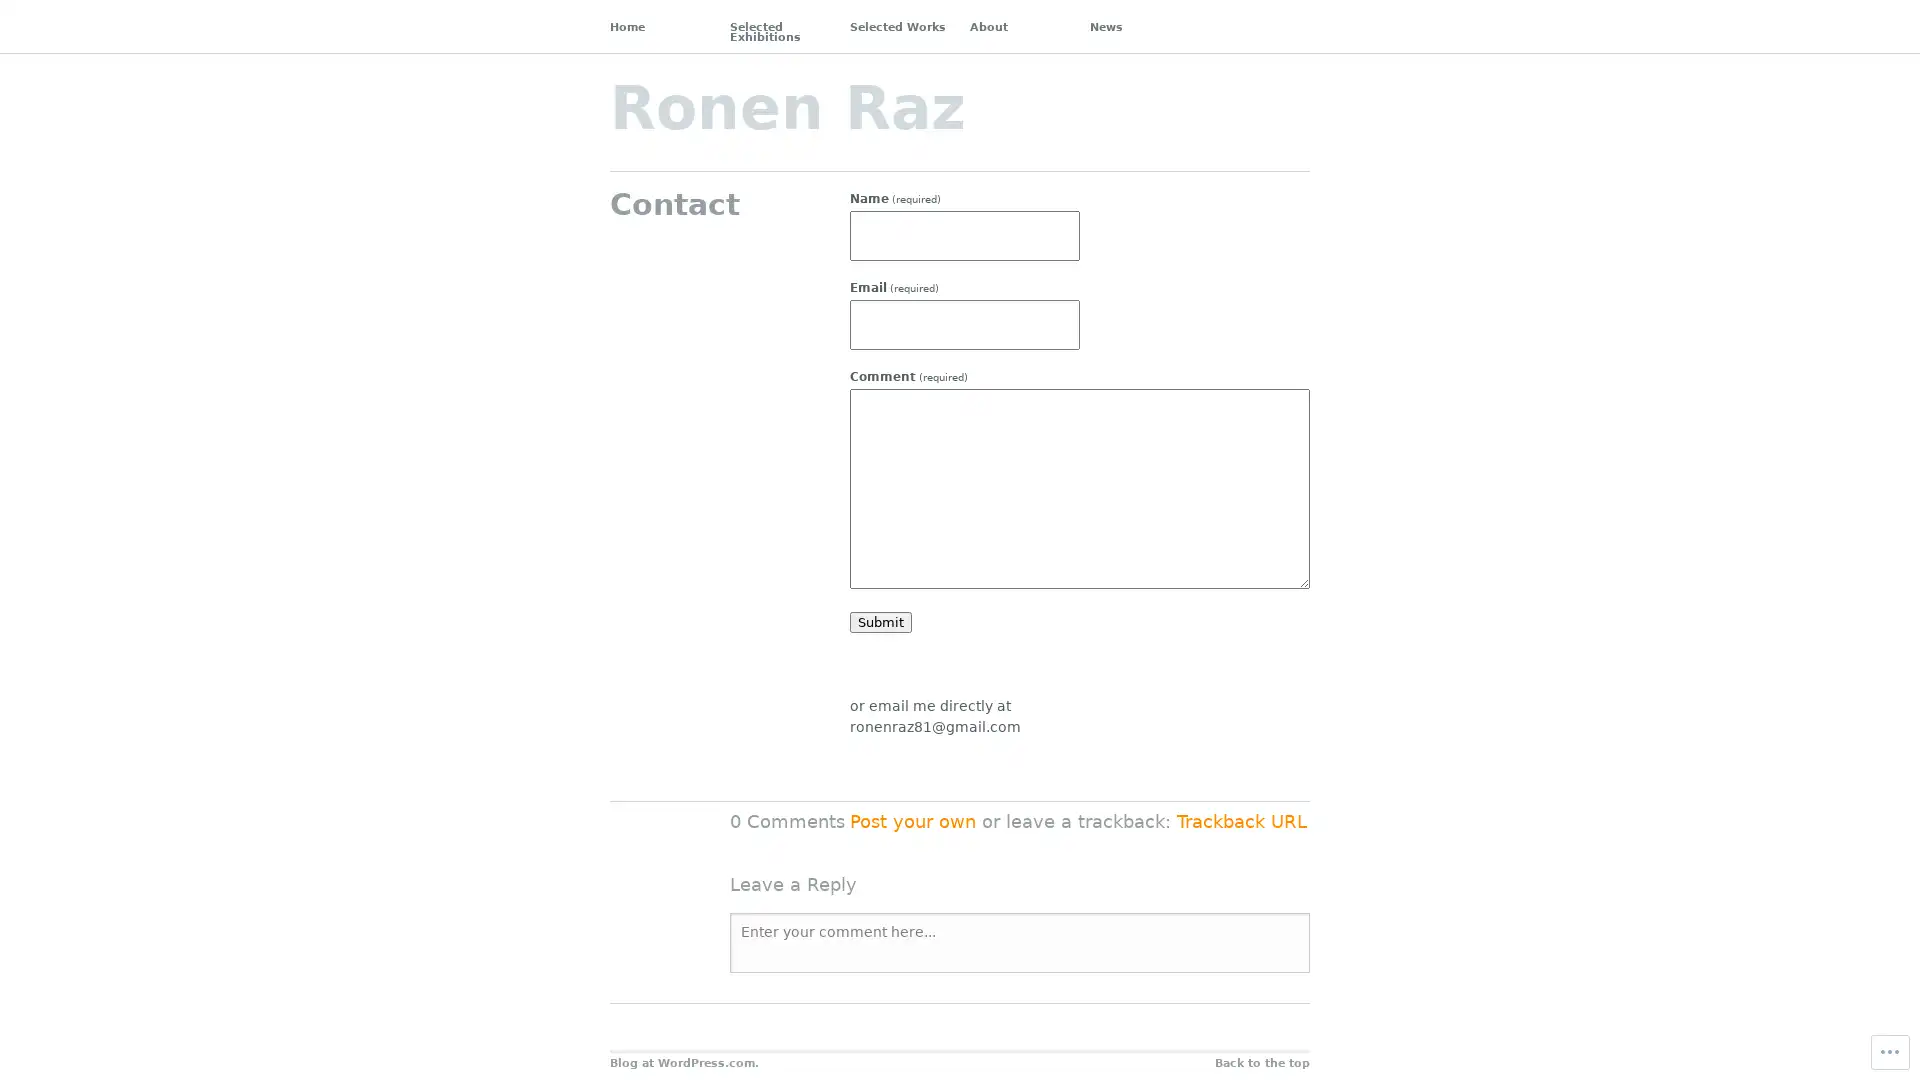  I want to click on Submit, so click(879, 621).